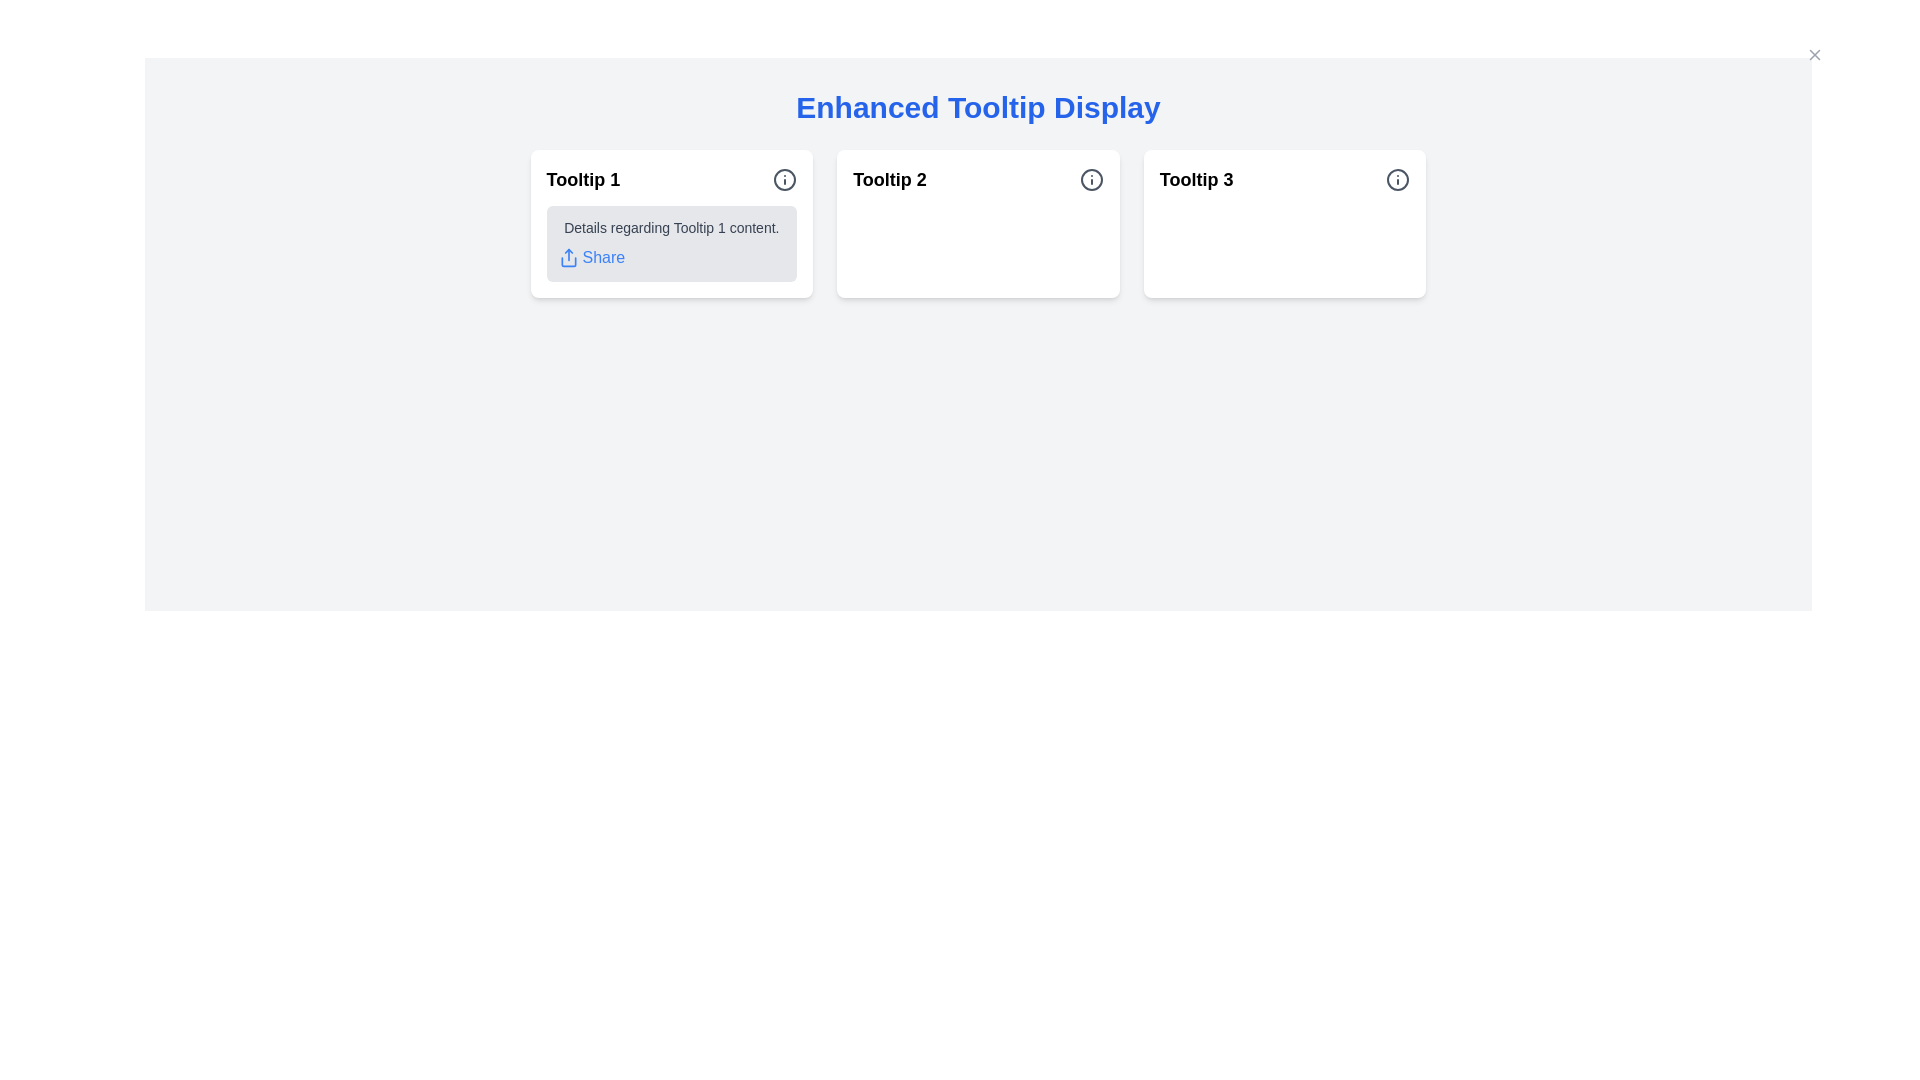 This screenshot has height=1080, width=1920. Describe the element at coordinates (1397, 180) in the screenshot. I see `the circular 'i' icon in the header section of the card labeled 'Tooltip 3' to change its color from gray to blue` at that location.